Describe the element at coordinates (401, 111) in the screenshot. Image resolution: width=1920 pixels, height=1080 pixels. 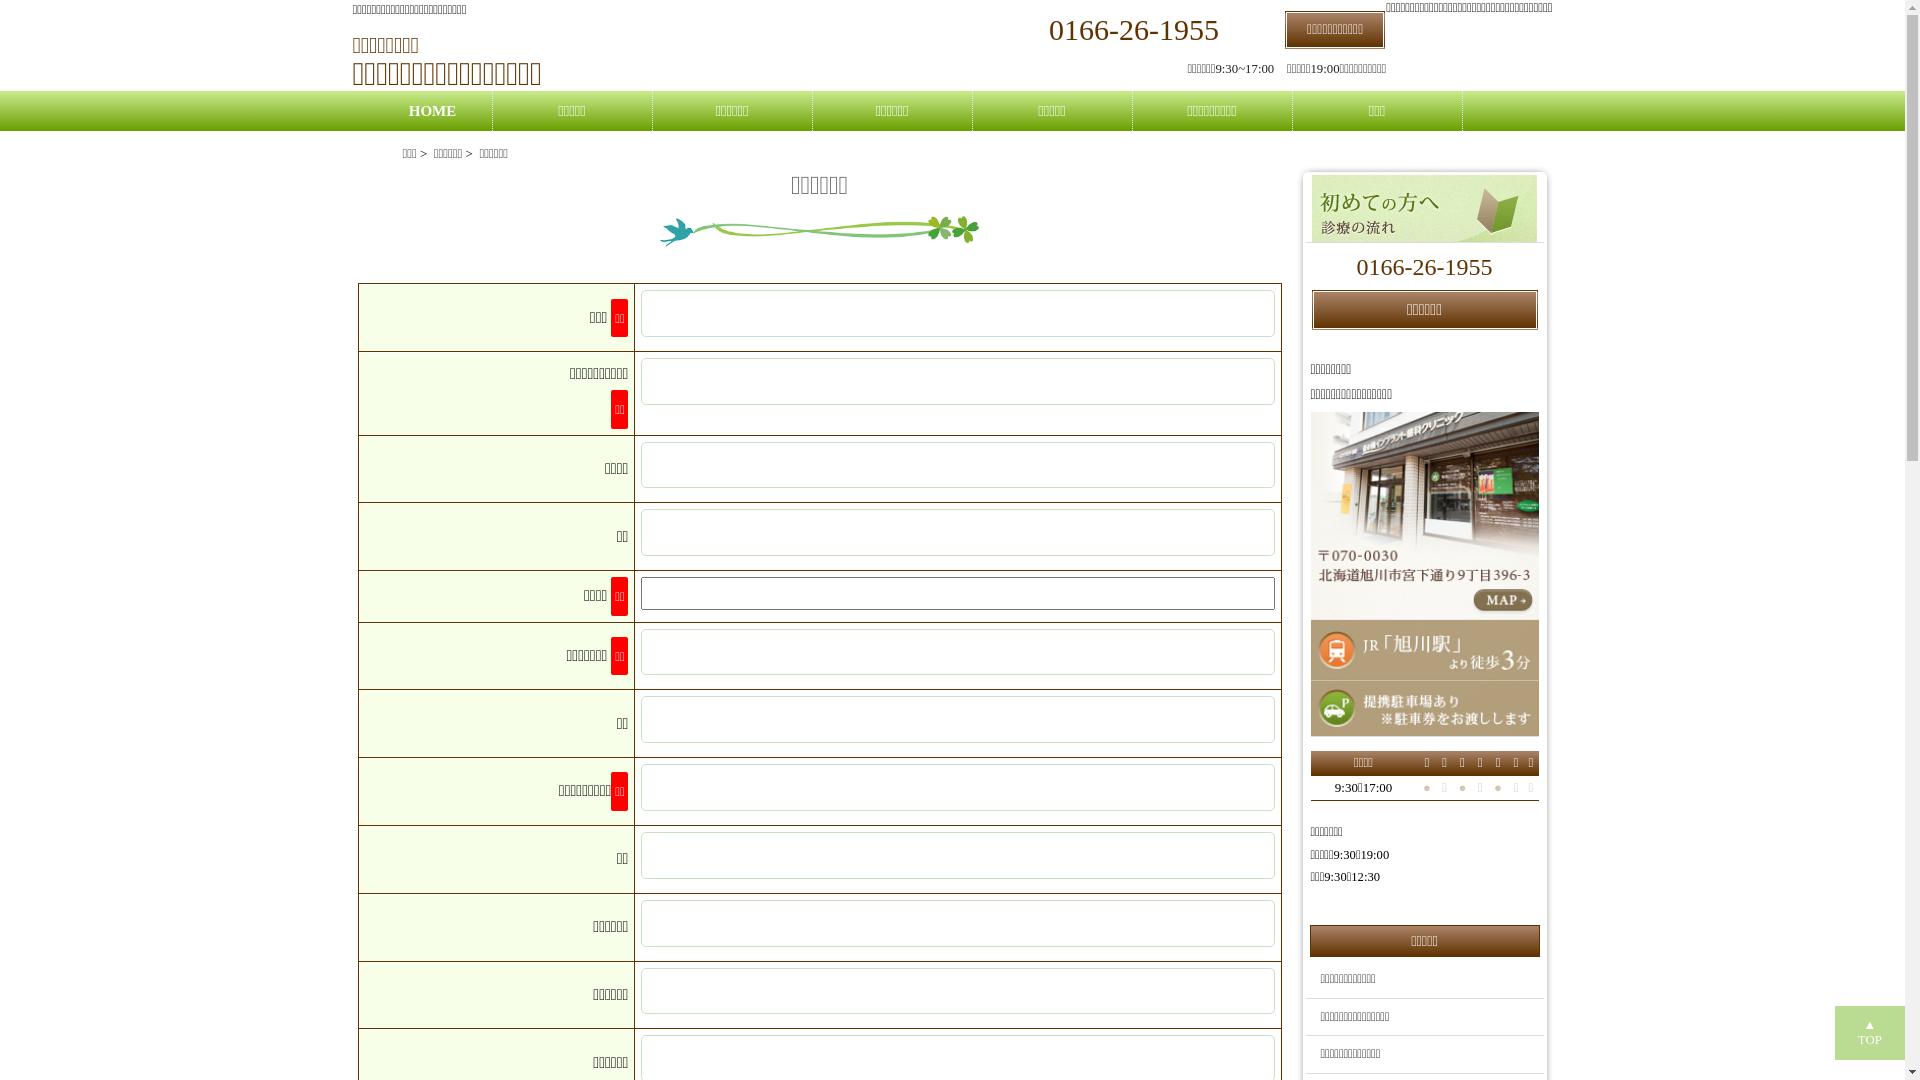
I see `'HOME'` at that location.